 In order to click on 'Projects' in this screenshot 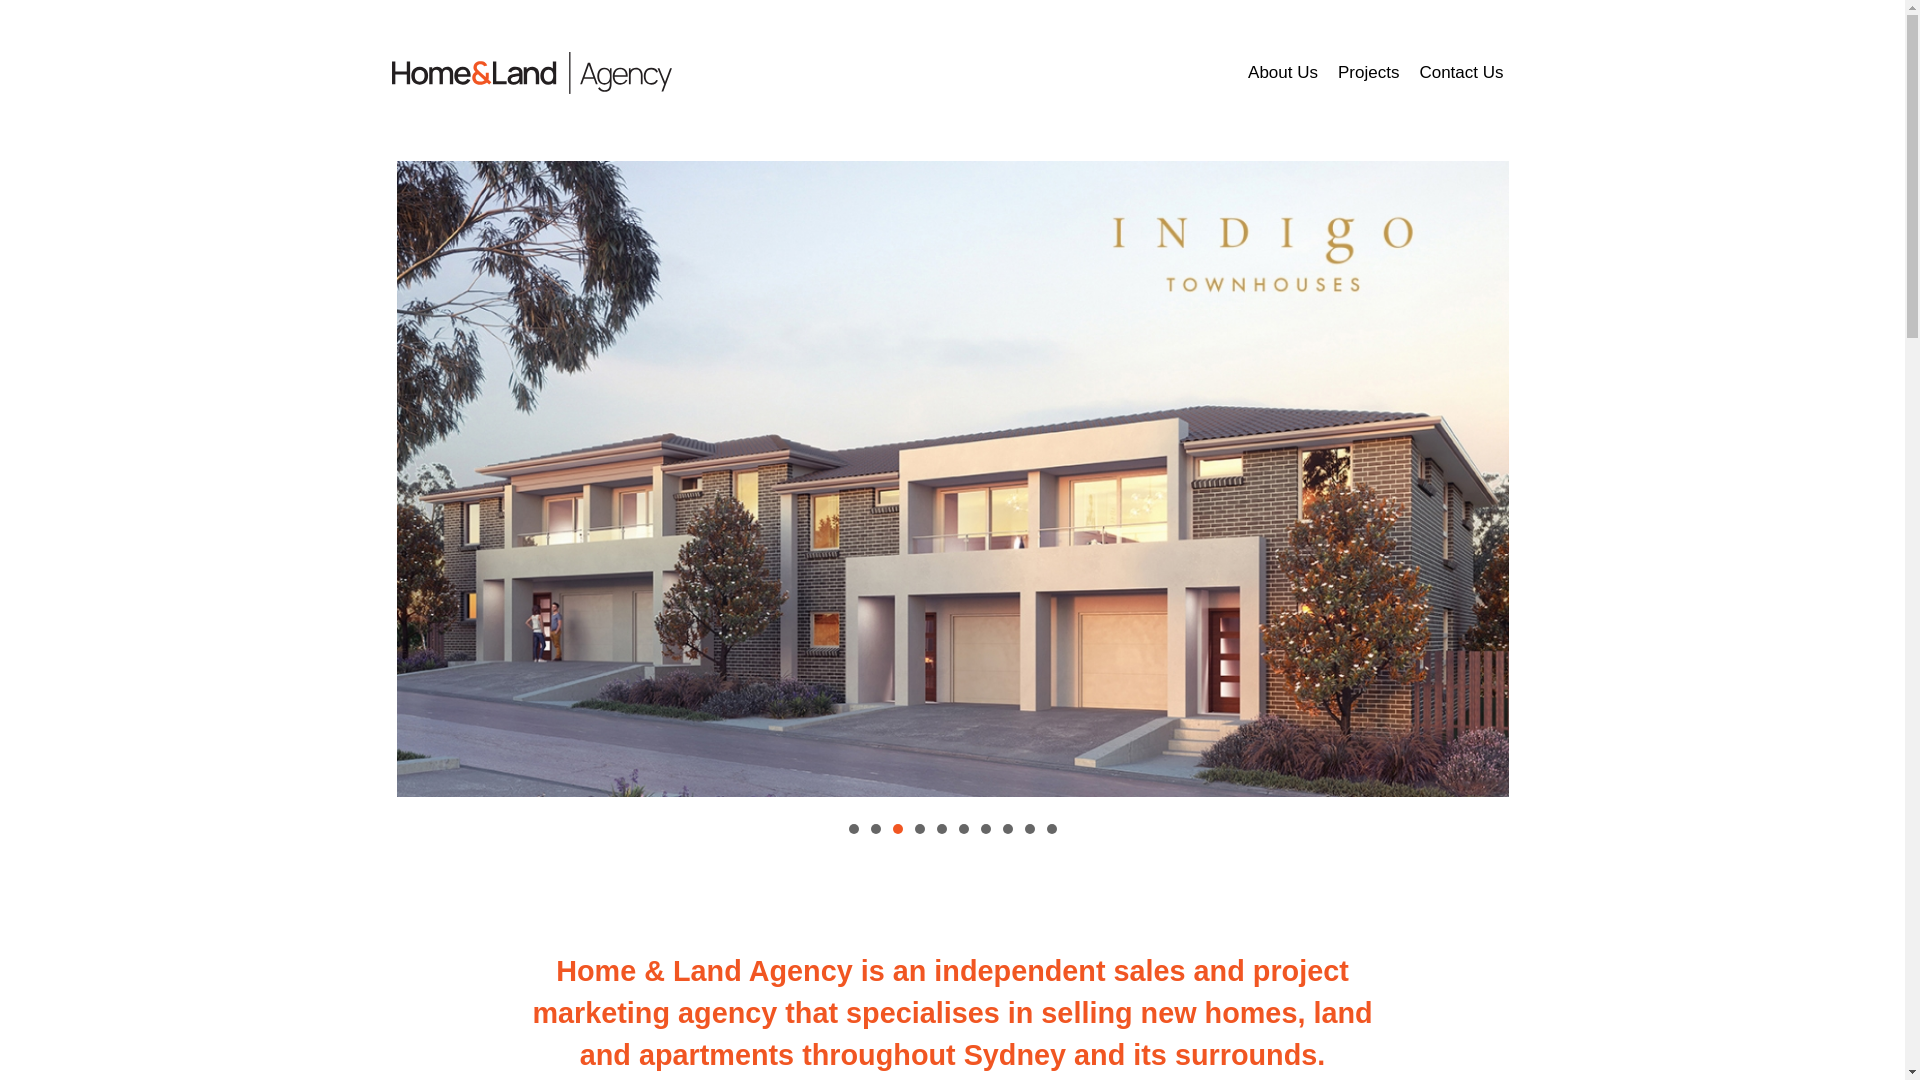, I will do `click(1367, 72)`.